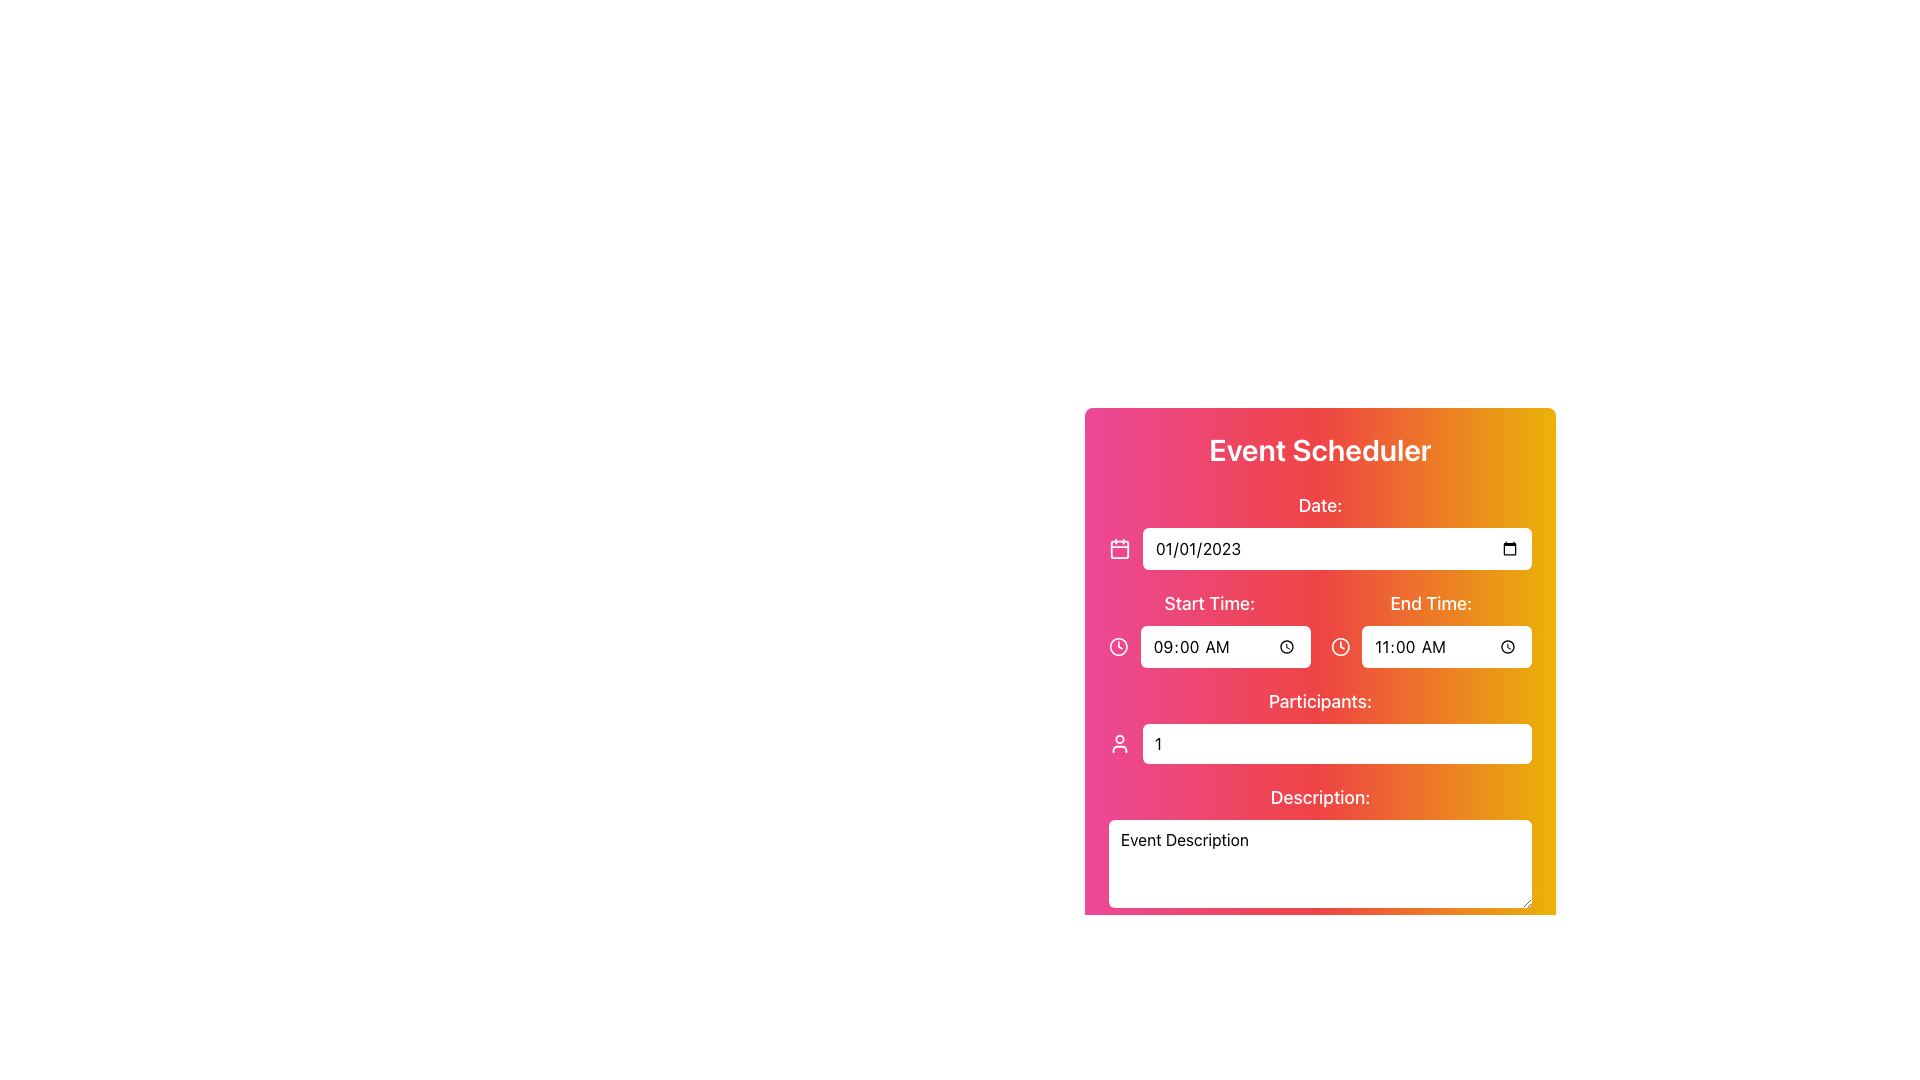 The image size is (1920, 1080). Describe the element at coordinates (1208, 627) in the screenshot. I see `the clock icon associated with the 'Start Time:' input field to access additional functionality` at that location.